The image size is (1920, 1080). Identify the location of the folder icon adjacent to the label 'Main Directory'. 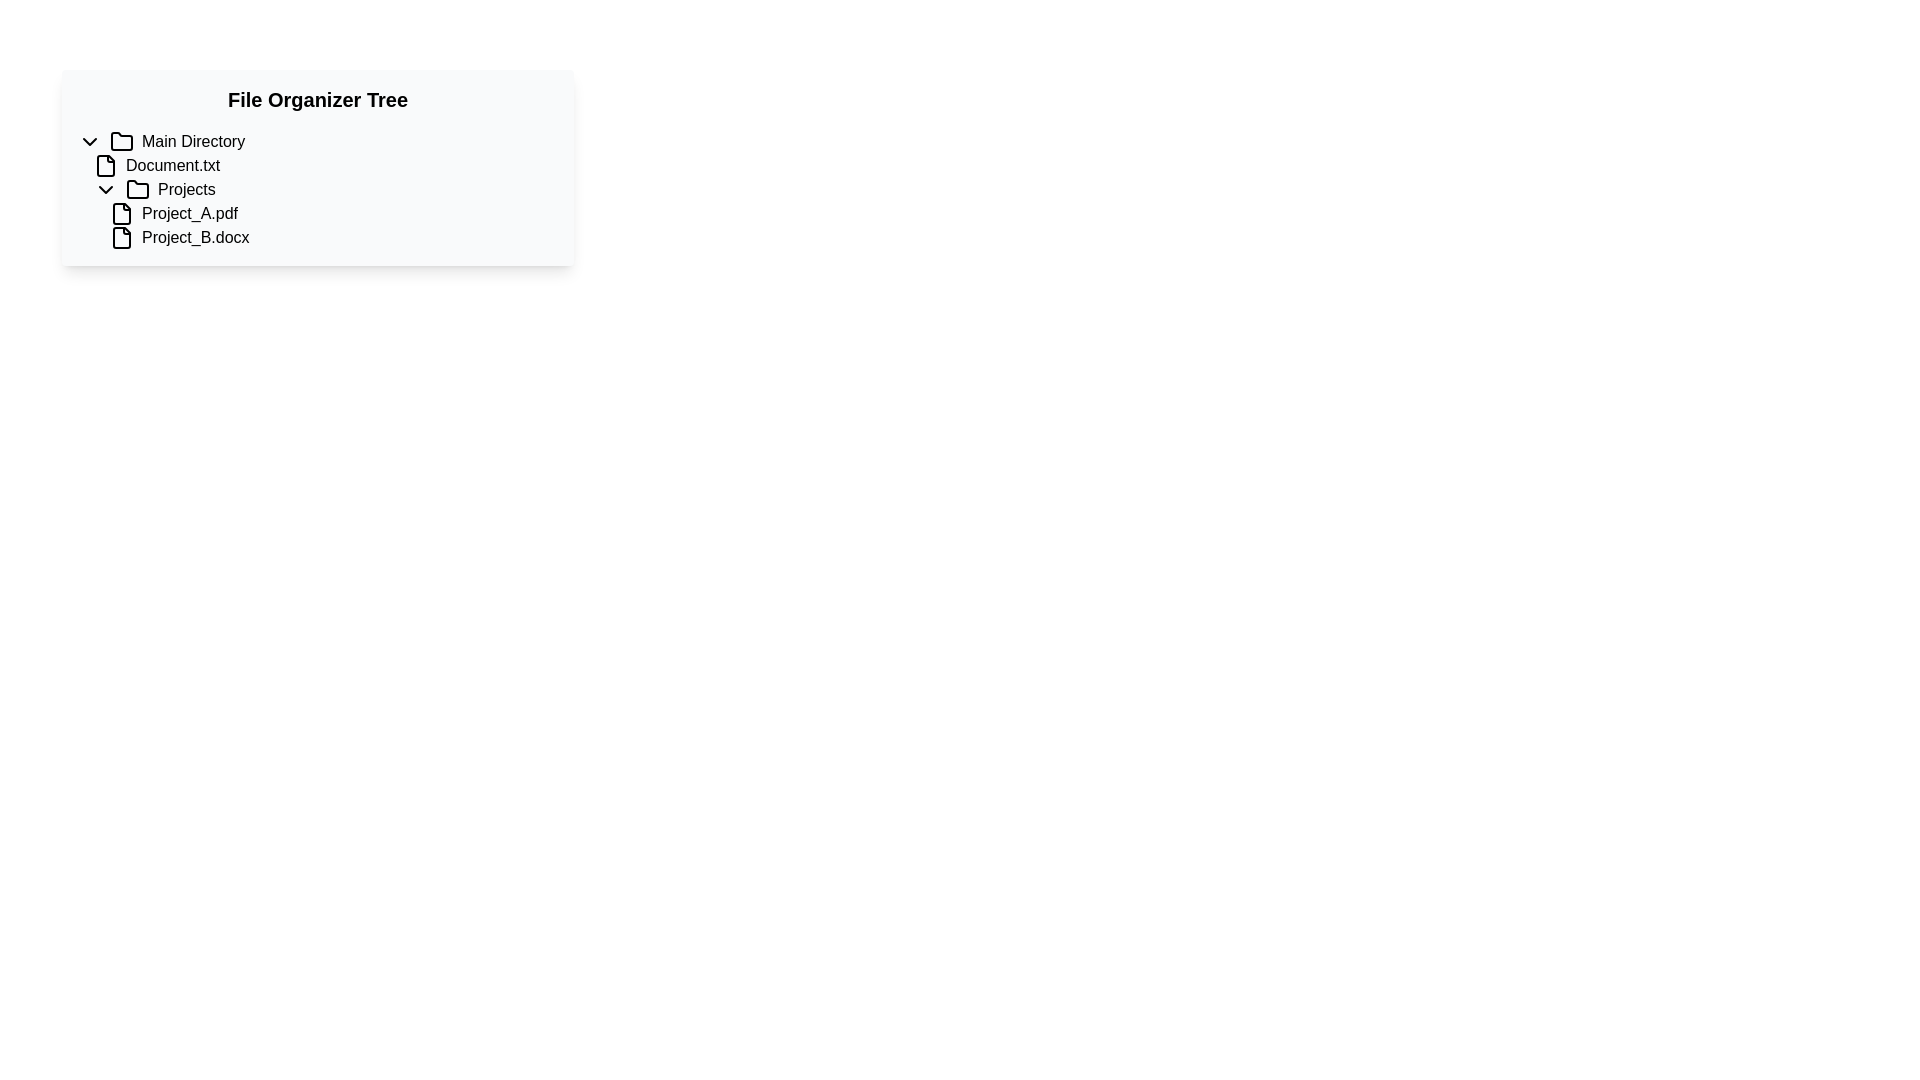
(120, 140).